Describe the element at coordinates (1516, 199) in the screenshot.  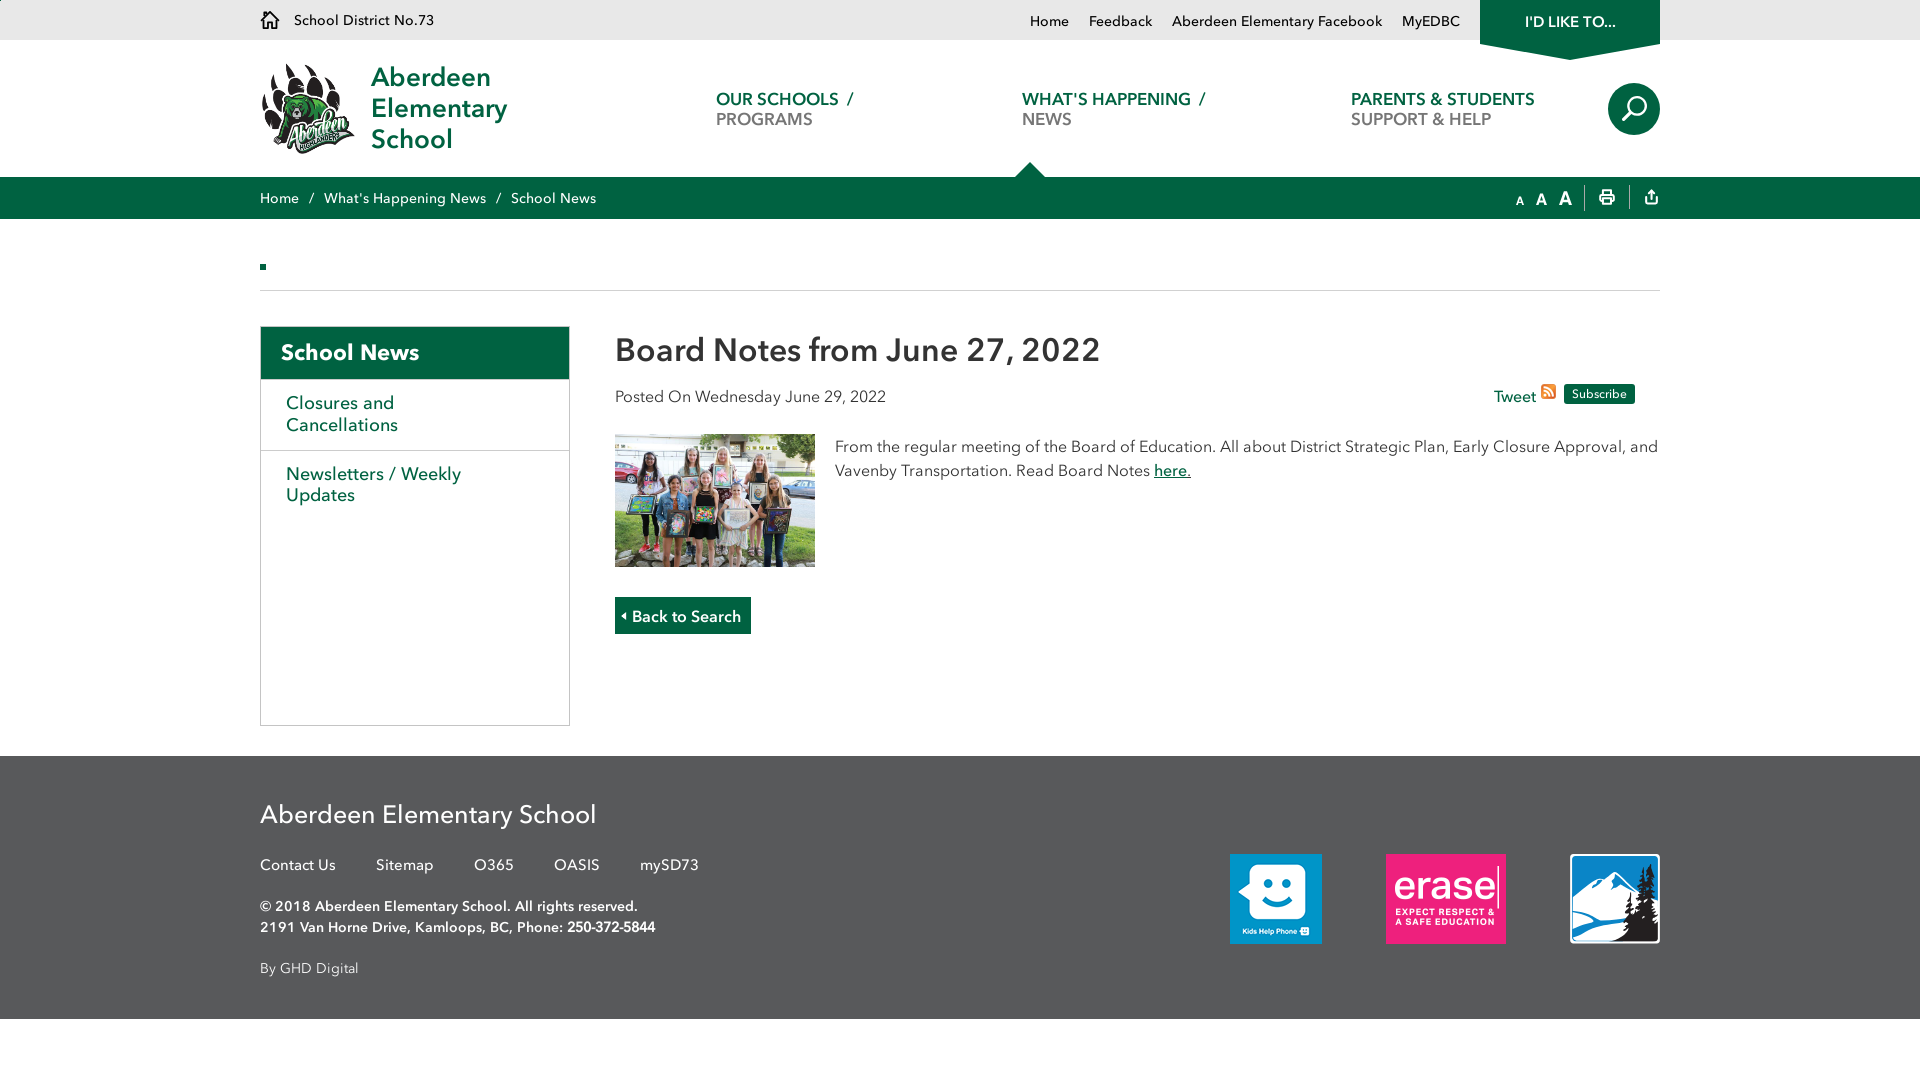
I see `'Decrease text size'` at that location.